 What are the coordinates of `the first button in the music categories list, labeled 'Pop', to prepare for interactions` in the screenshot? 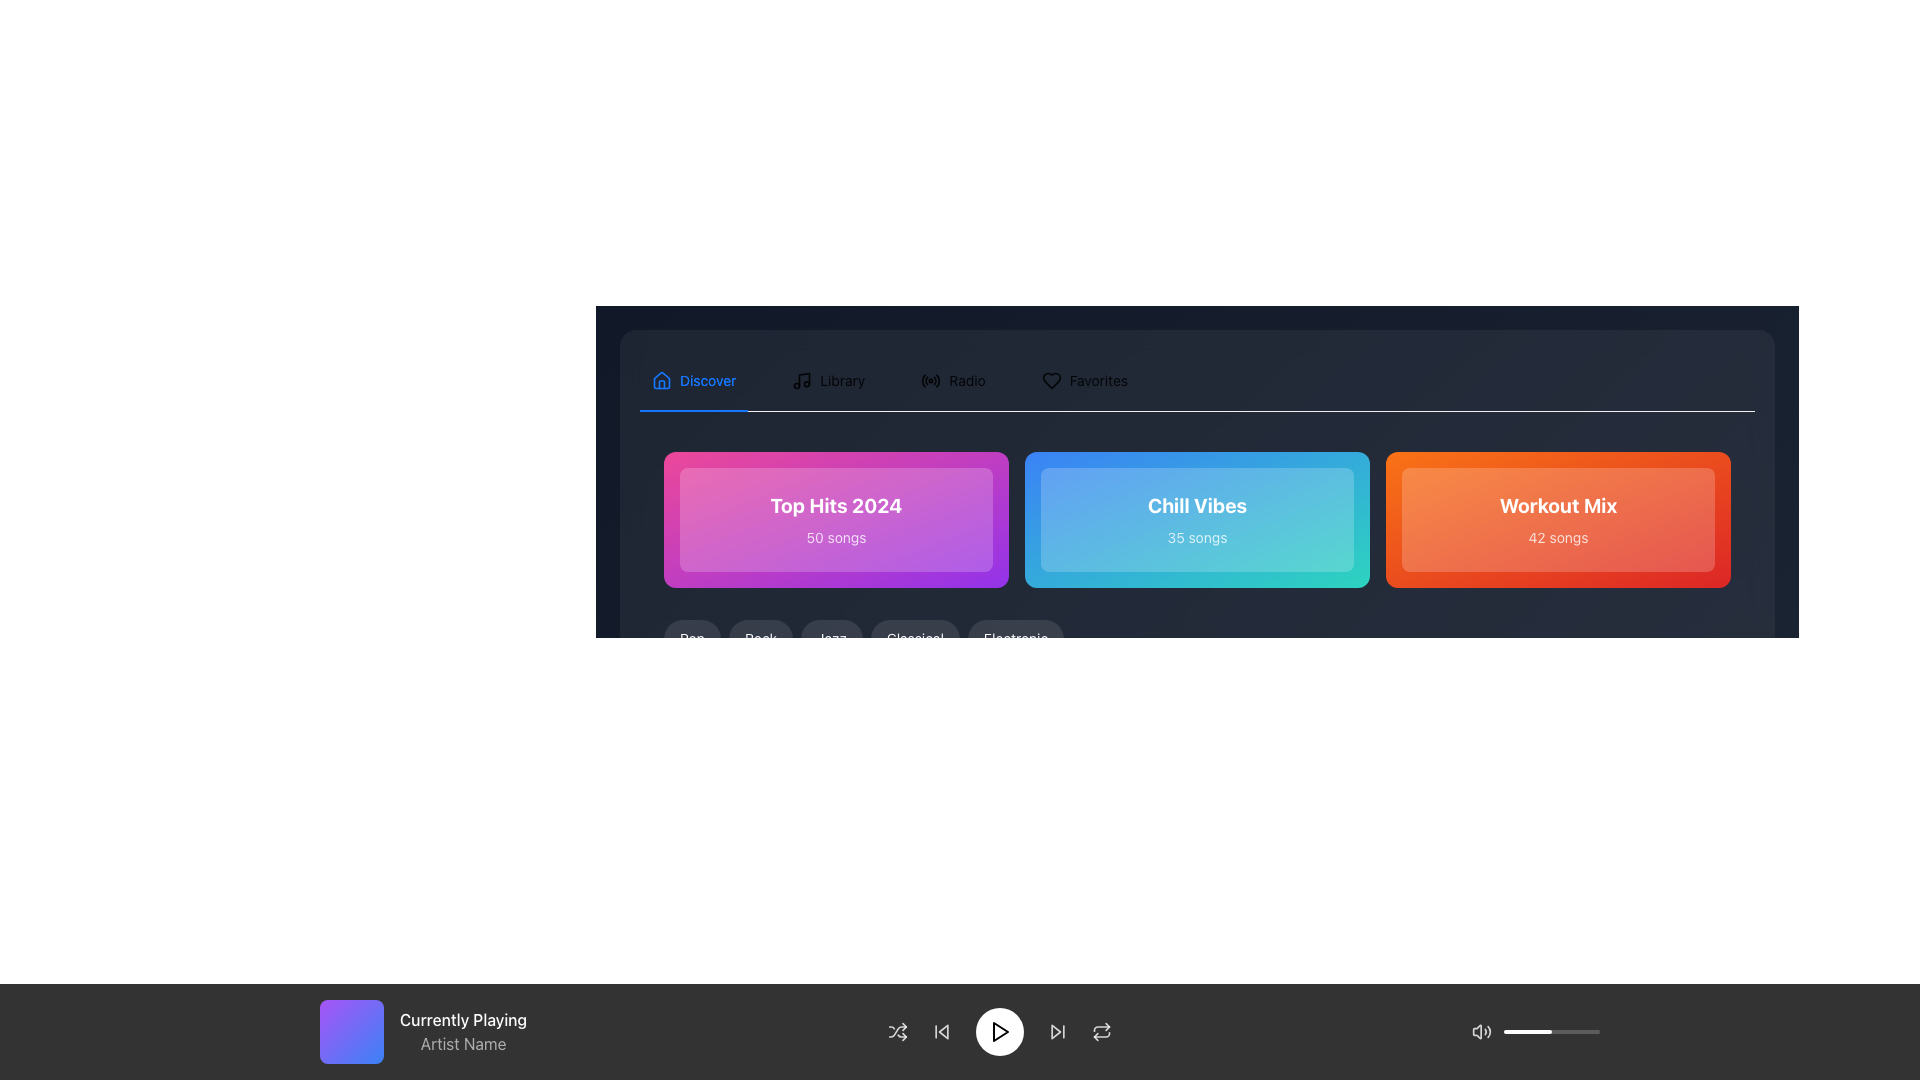 It's located at (692, 639).